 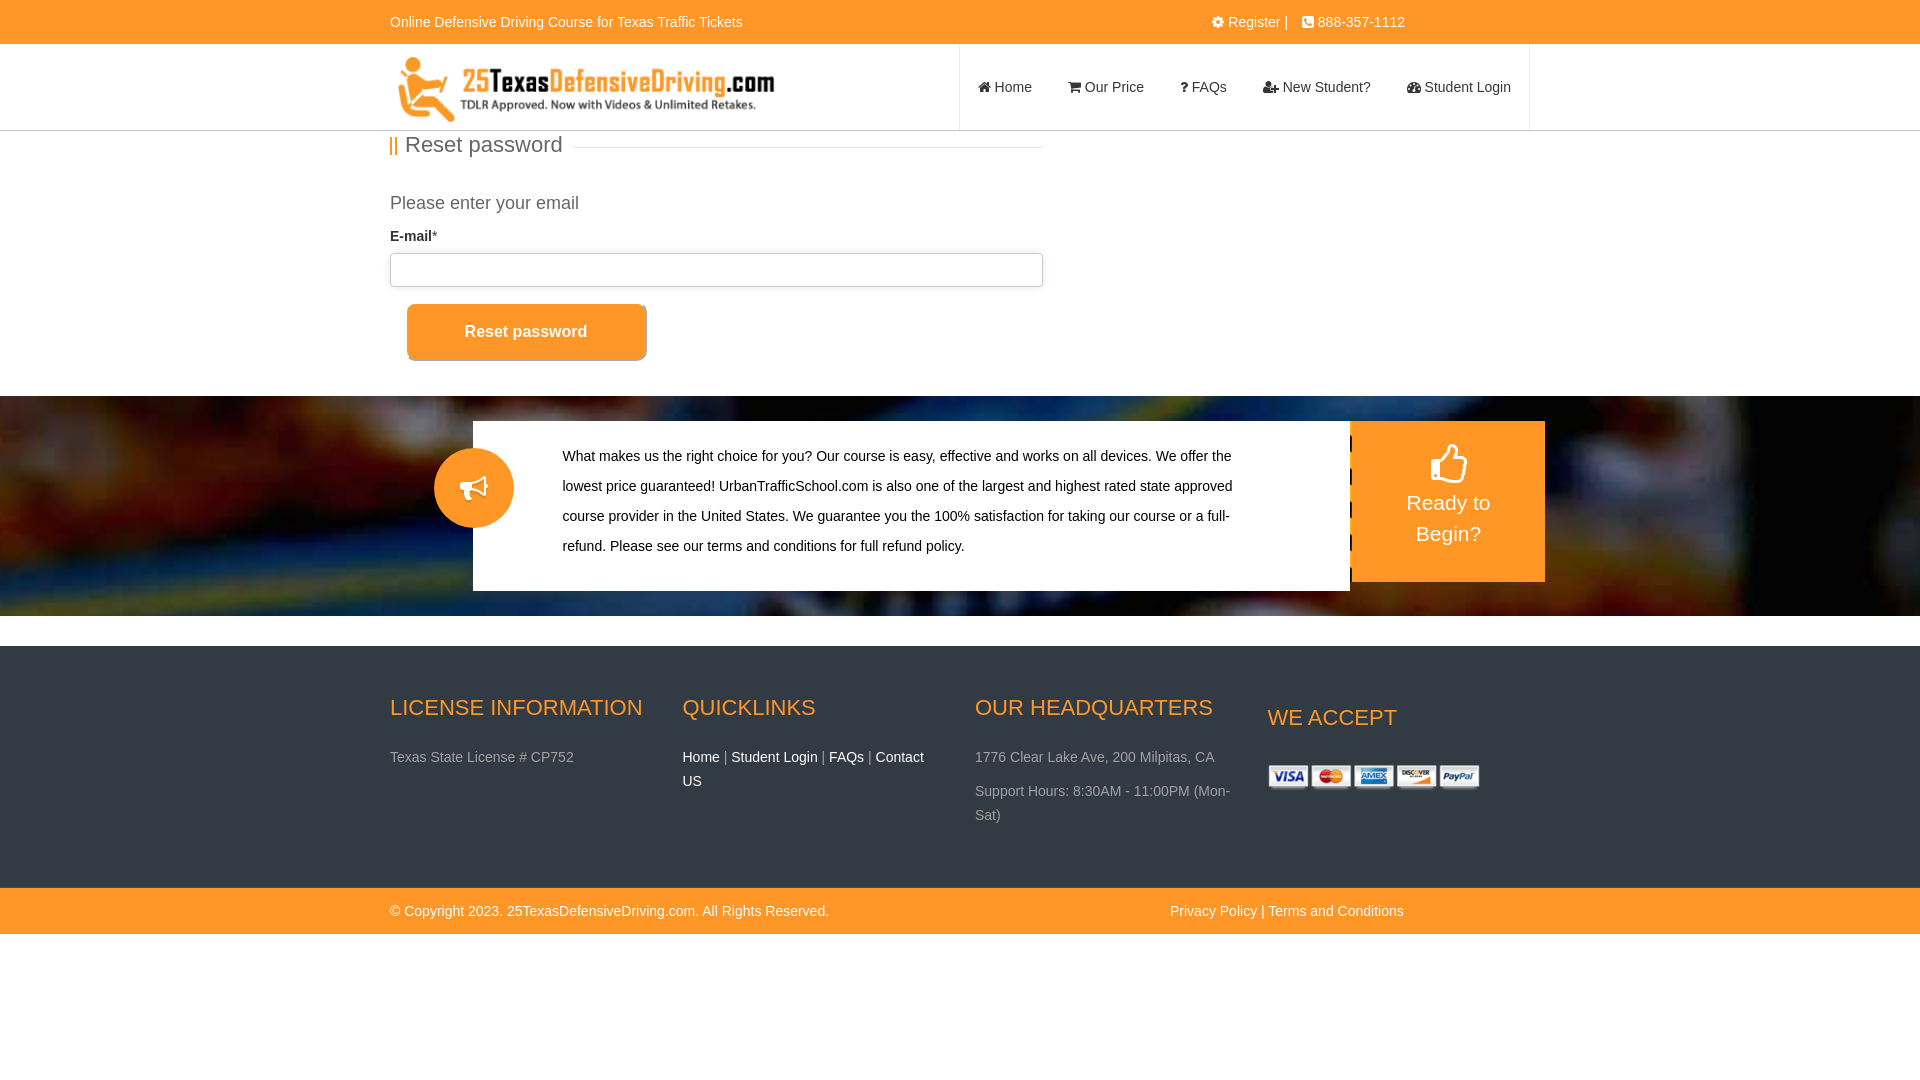 I want to click on 'Privacy Policy', so click(x=1212, y=910).